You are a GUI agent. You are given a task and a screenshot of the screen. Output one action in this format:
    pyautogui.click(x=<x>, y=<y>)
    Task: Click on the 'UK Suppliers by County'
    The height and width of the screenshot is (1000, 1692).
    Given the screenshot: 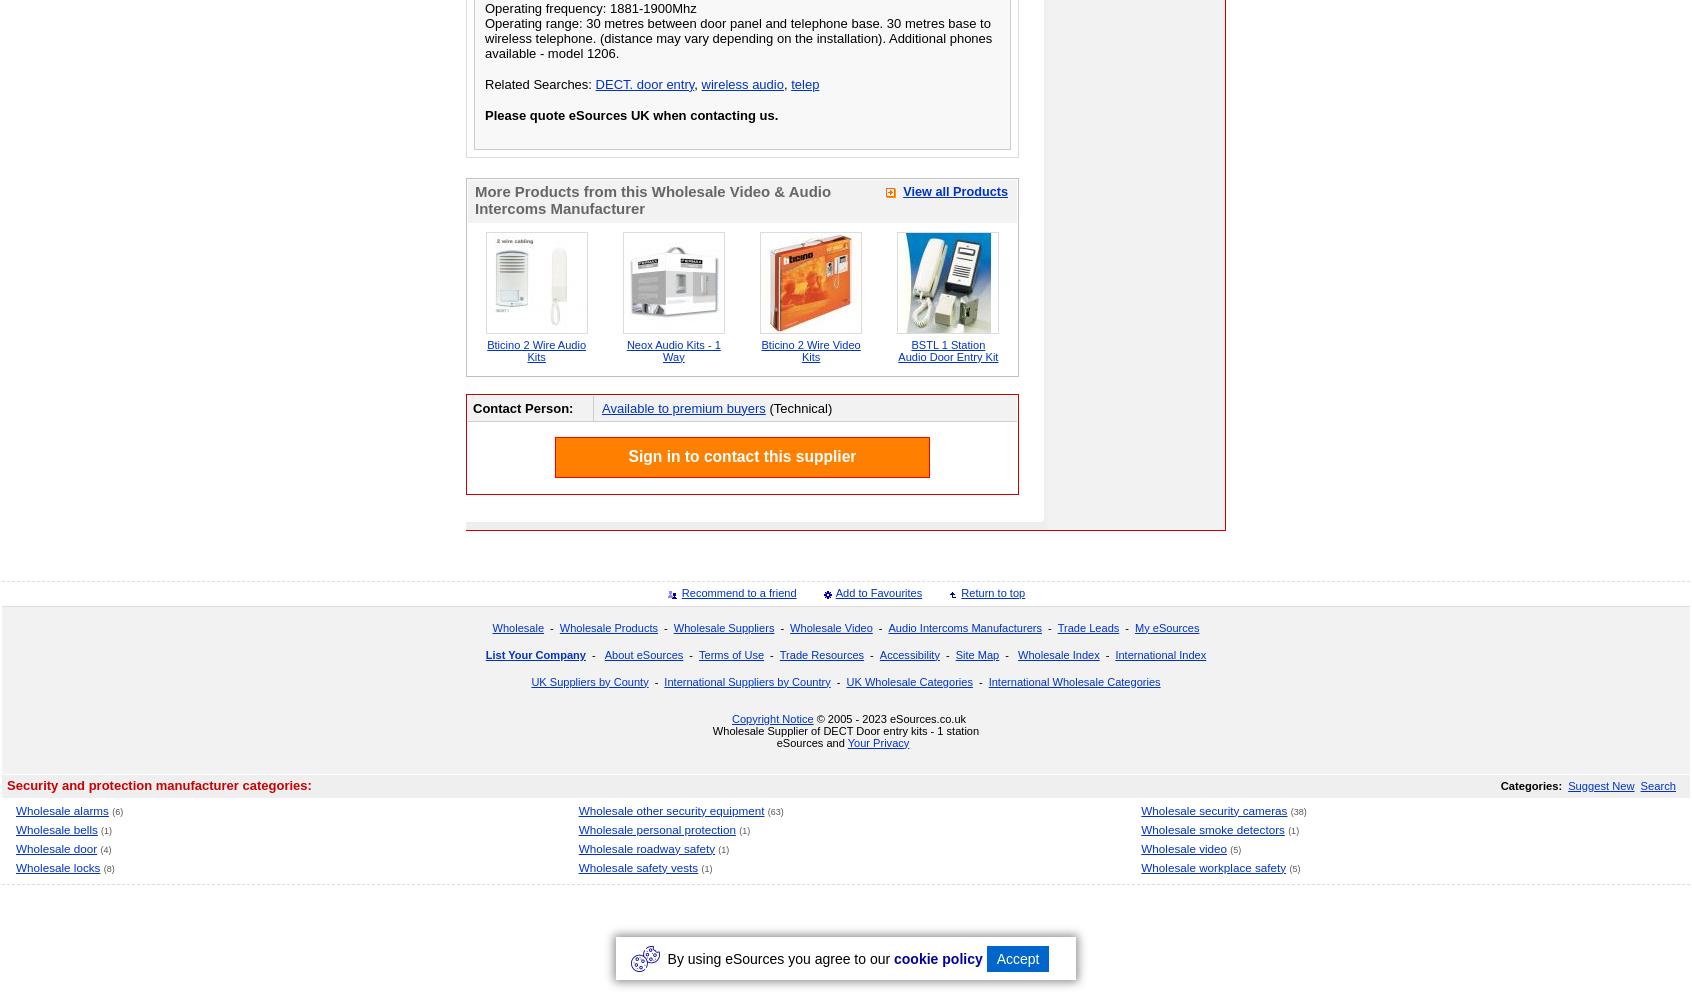 What is the action you would take?
    pyautogui.click(x=588, y=681)
    